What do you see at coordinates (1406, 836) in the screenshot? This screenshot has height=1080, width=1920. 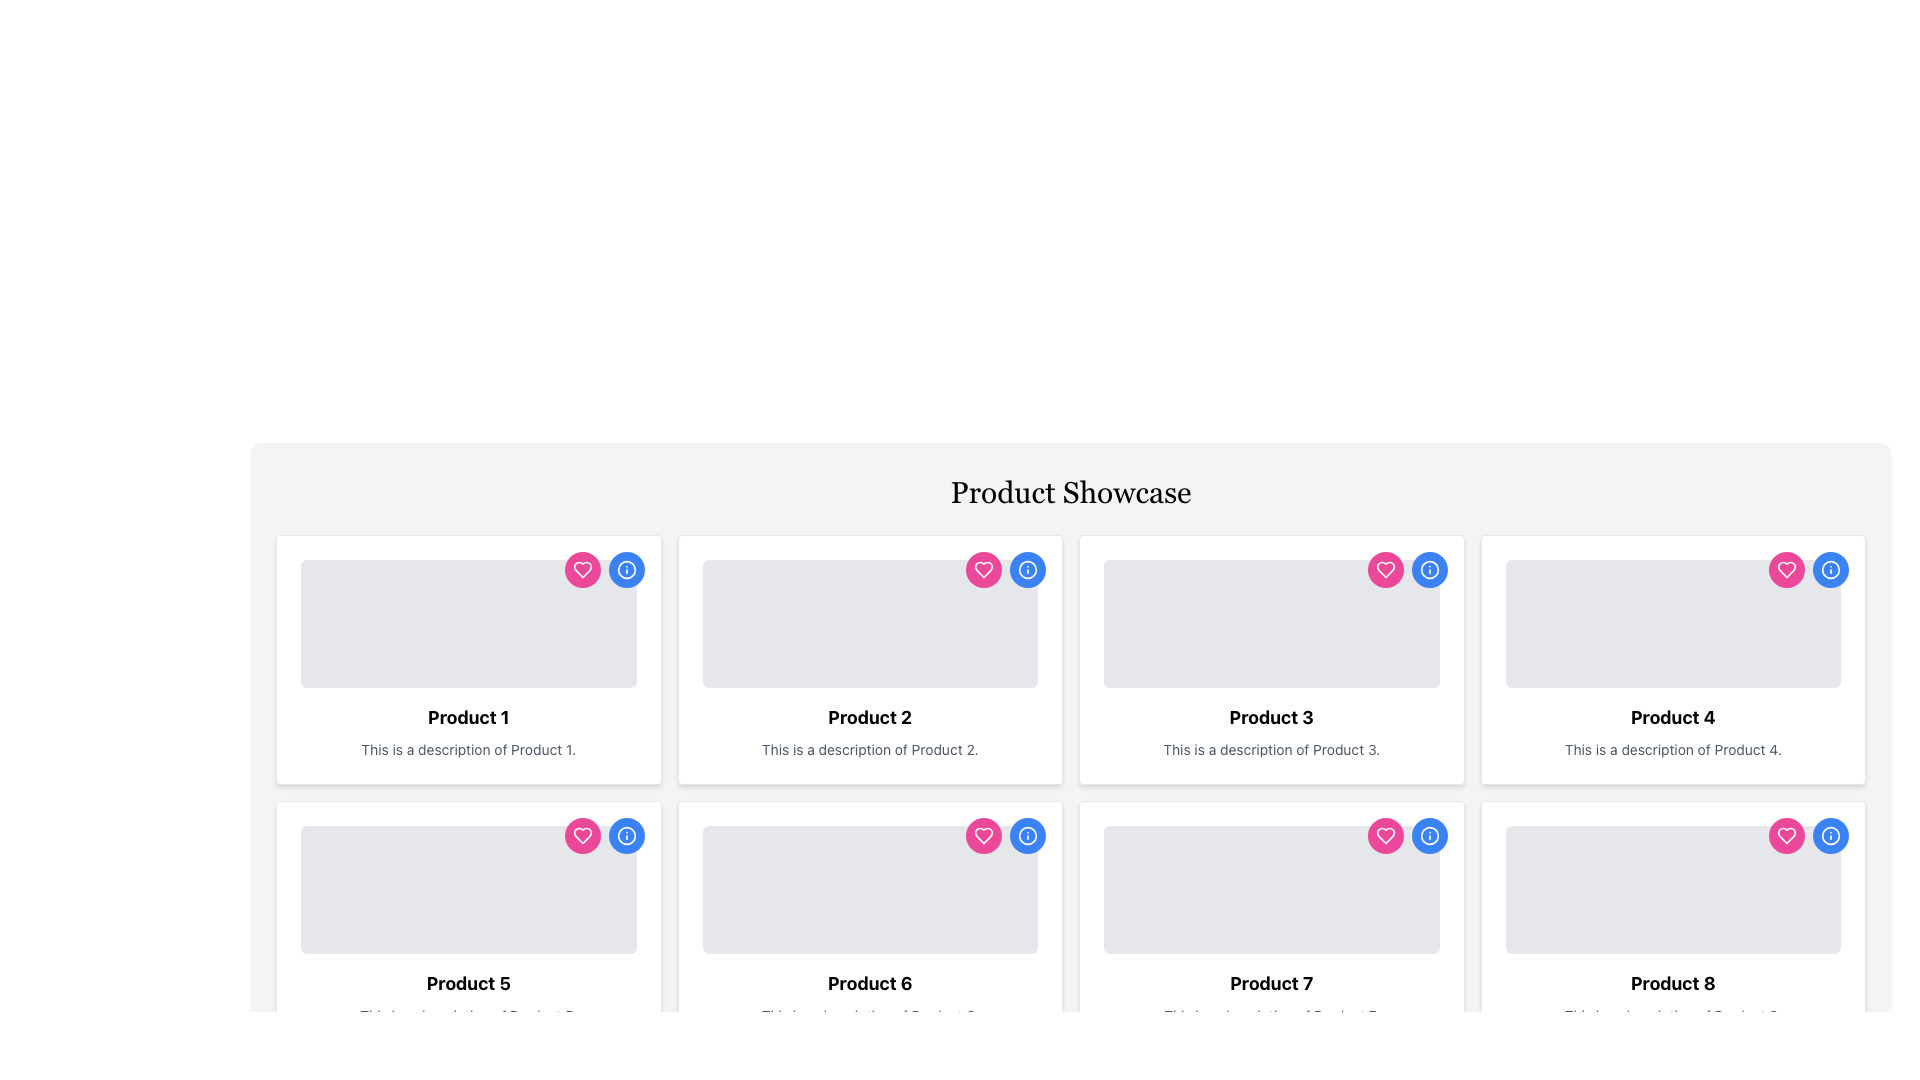 I see `the left pink button with a heart icon to like the product within the card for 'Product 7'` at bounding box center [1406, 836].